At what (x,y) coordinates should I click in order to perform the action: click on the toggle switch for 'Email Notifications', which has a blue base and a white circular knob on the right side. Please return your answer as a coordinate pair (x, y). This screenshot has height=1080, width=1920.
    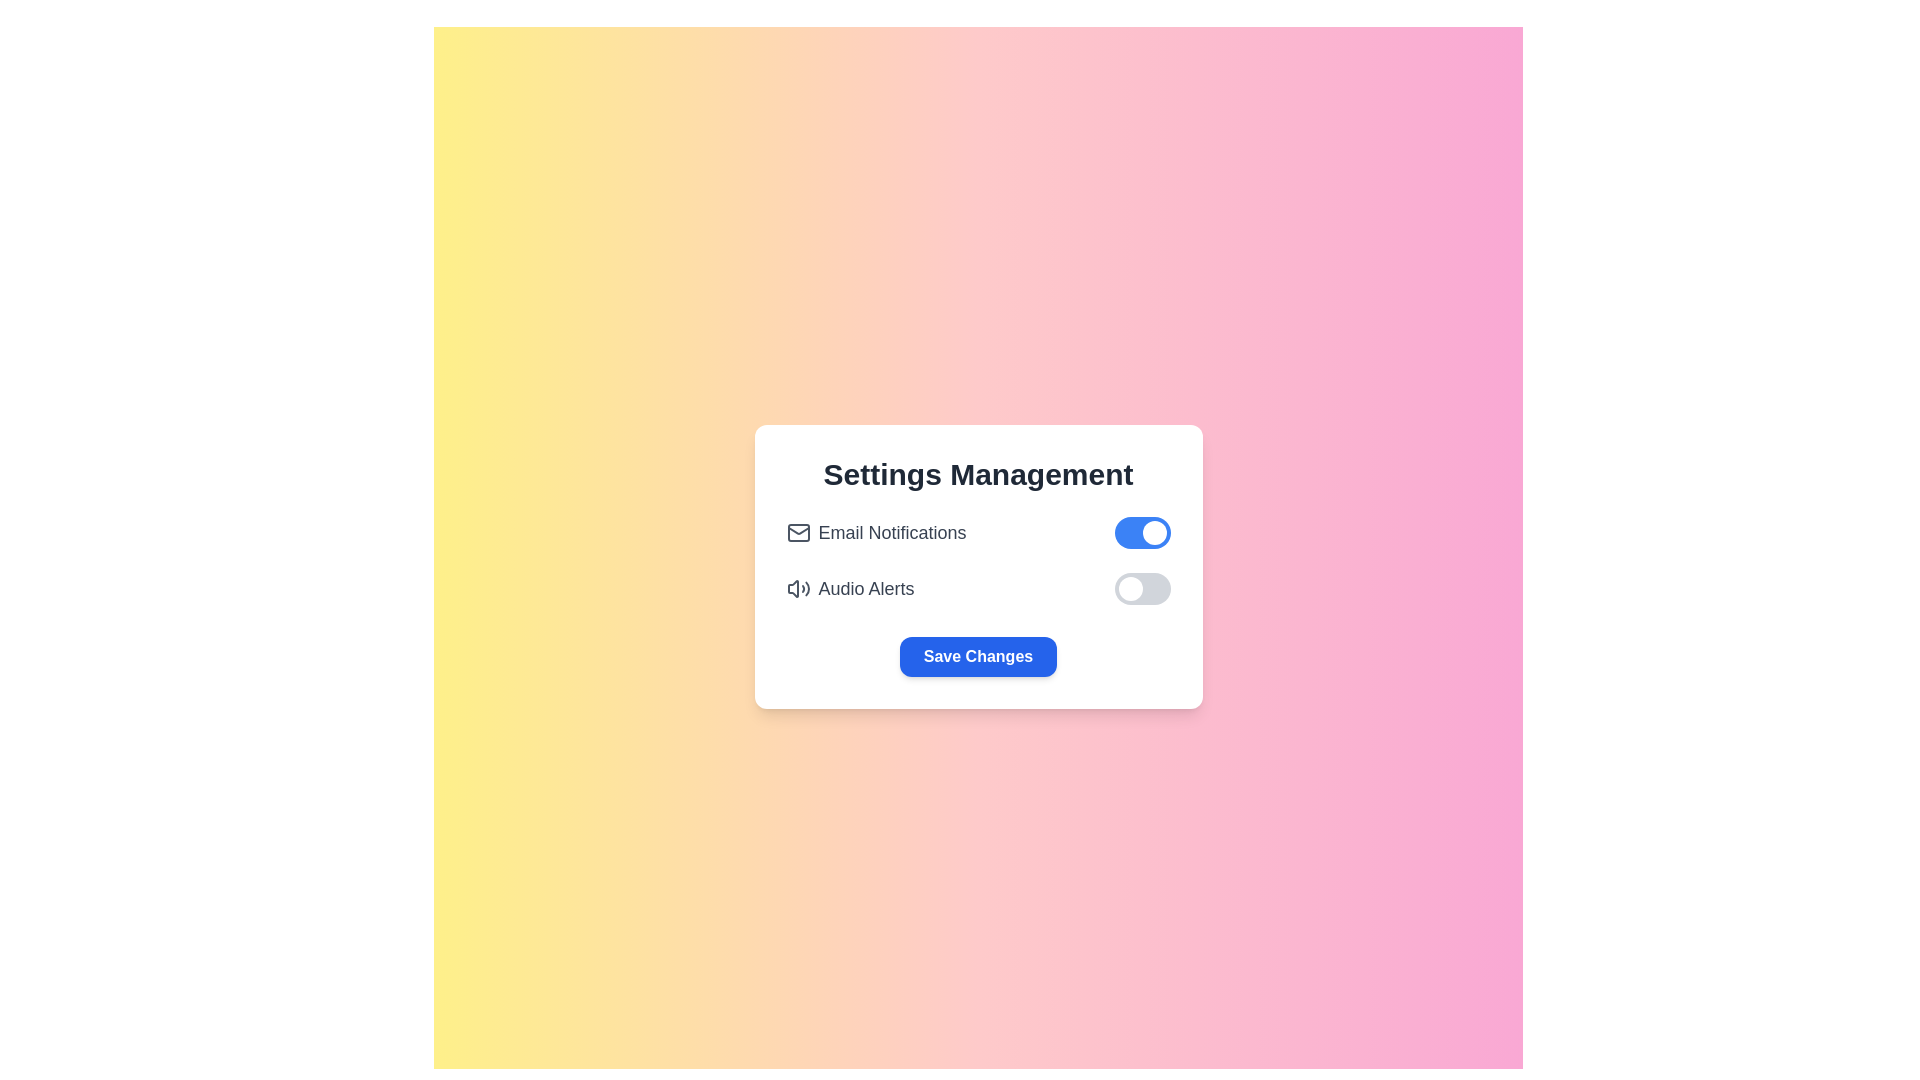
    Looking at the image, I should click on (1142, 531).